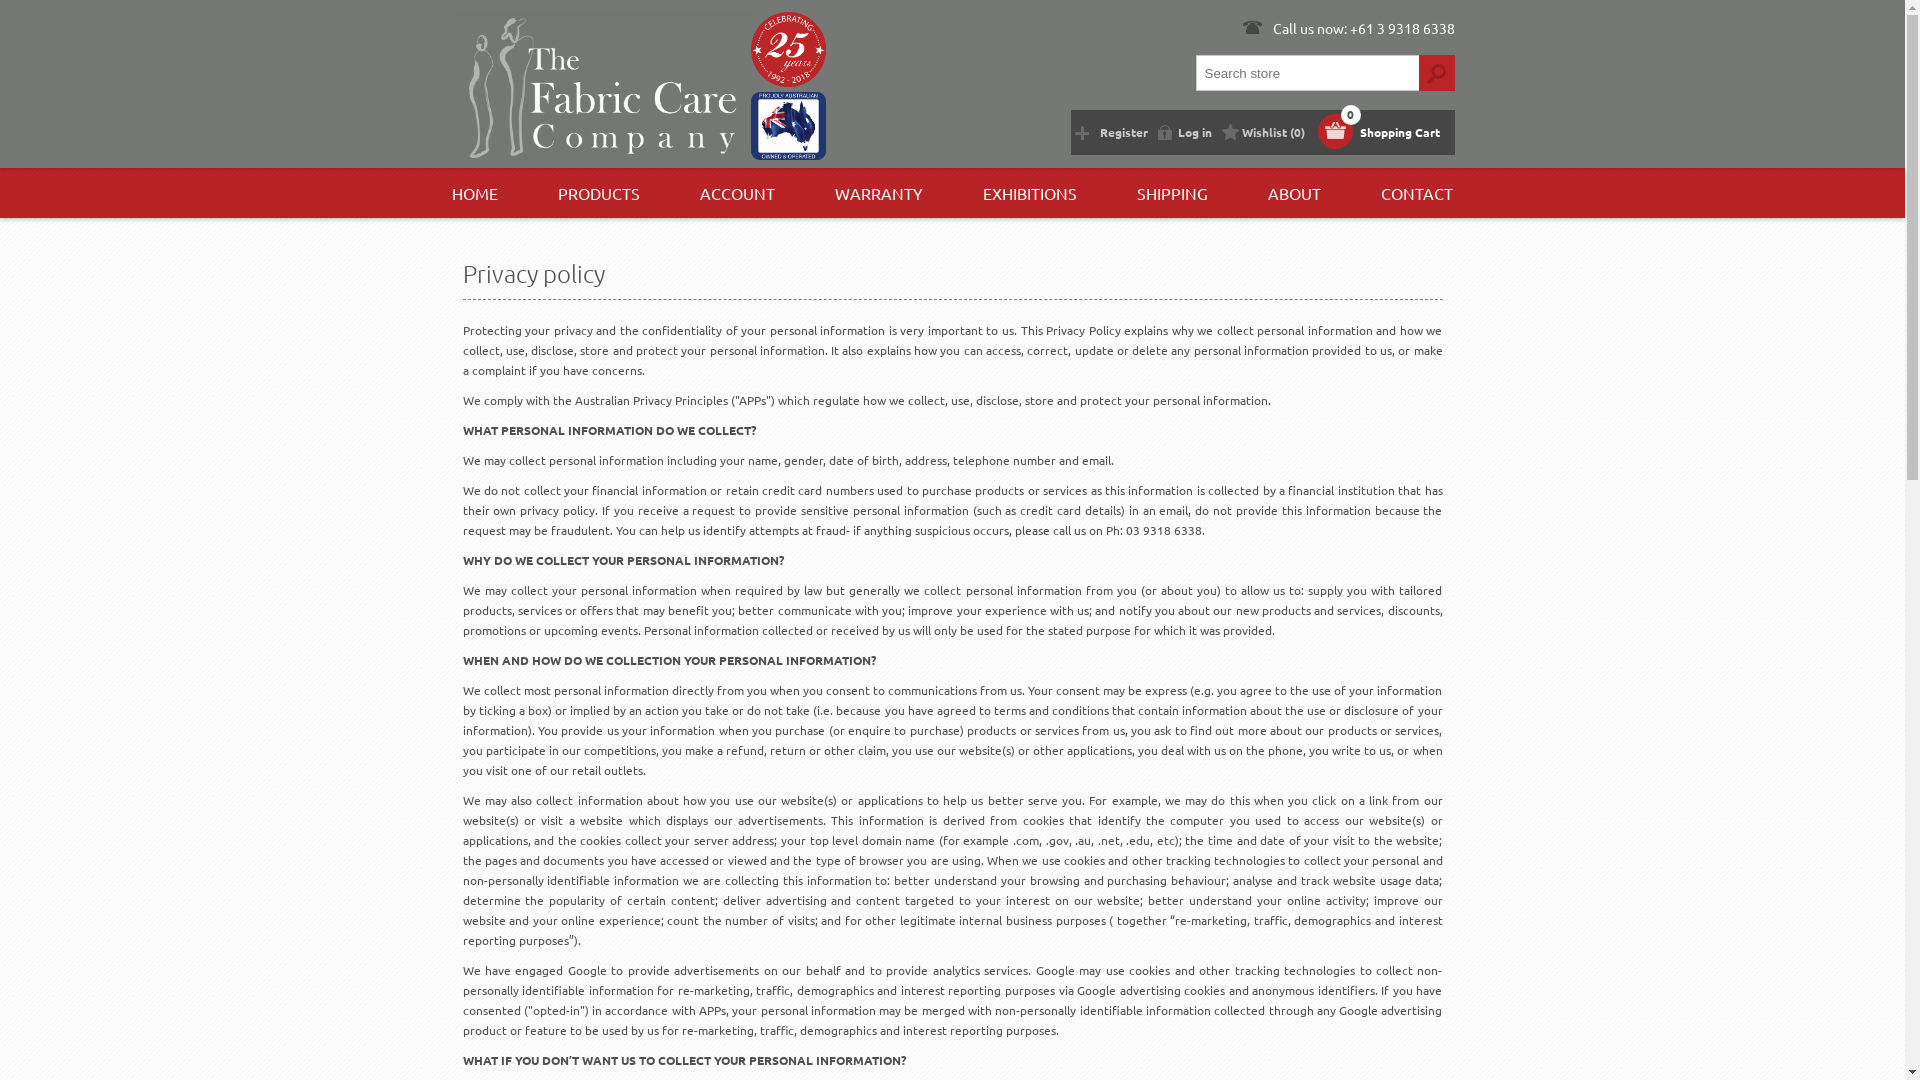 This screenshot has height=1080, width=1920. What do you see at coordinates (1185, 131) in the screenshot?
I see `'Log in'` at bounding box center [1185, 131].